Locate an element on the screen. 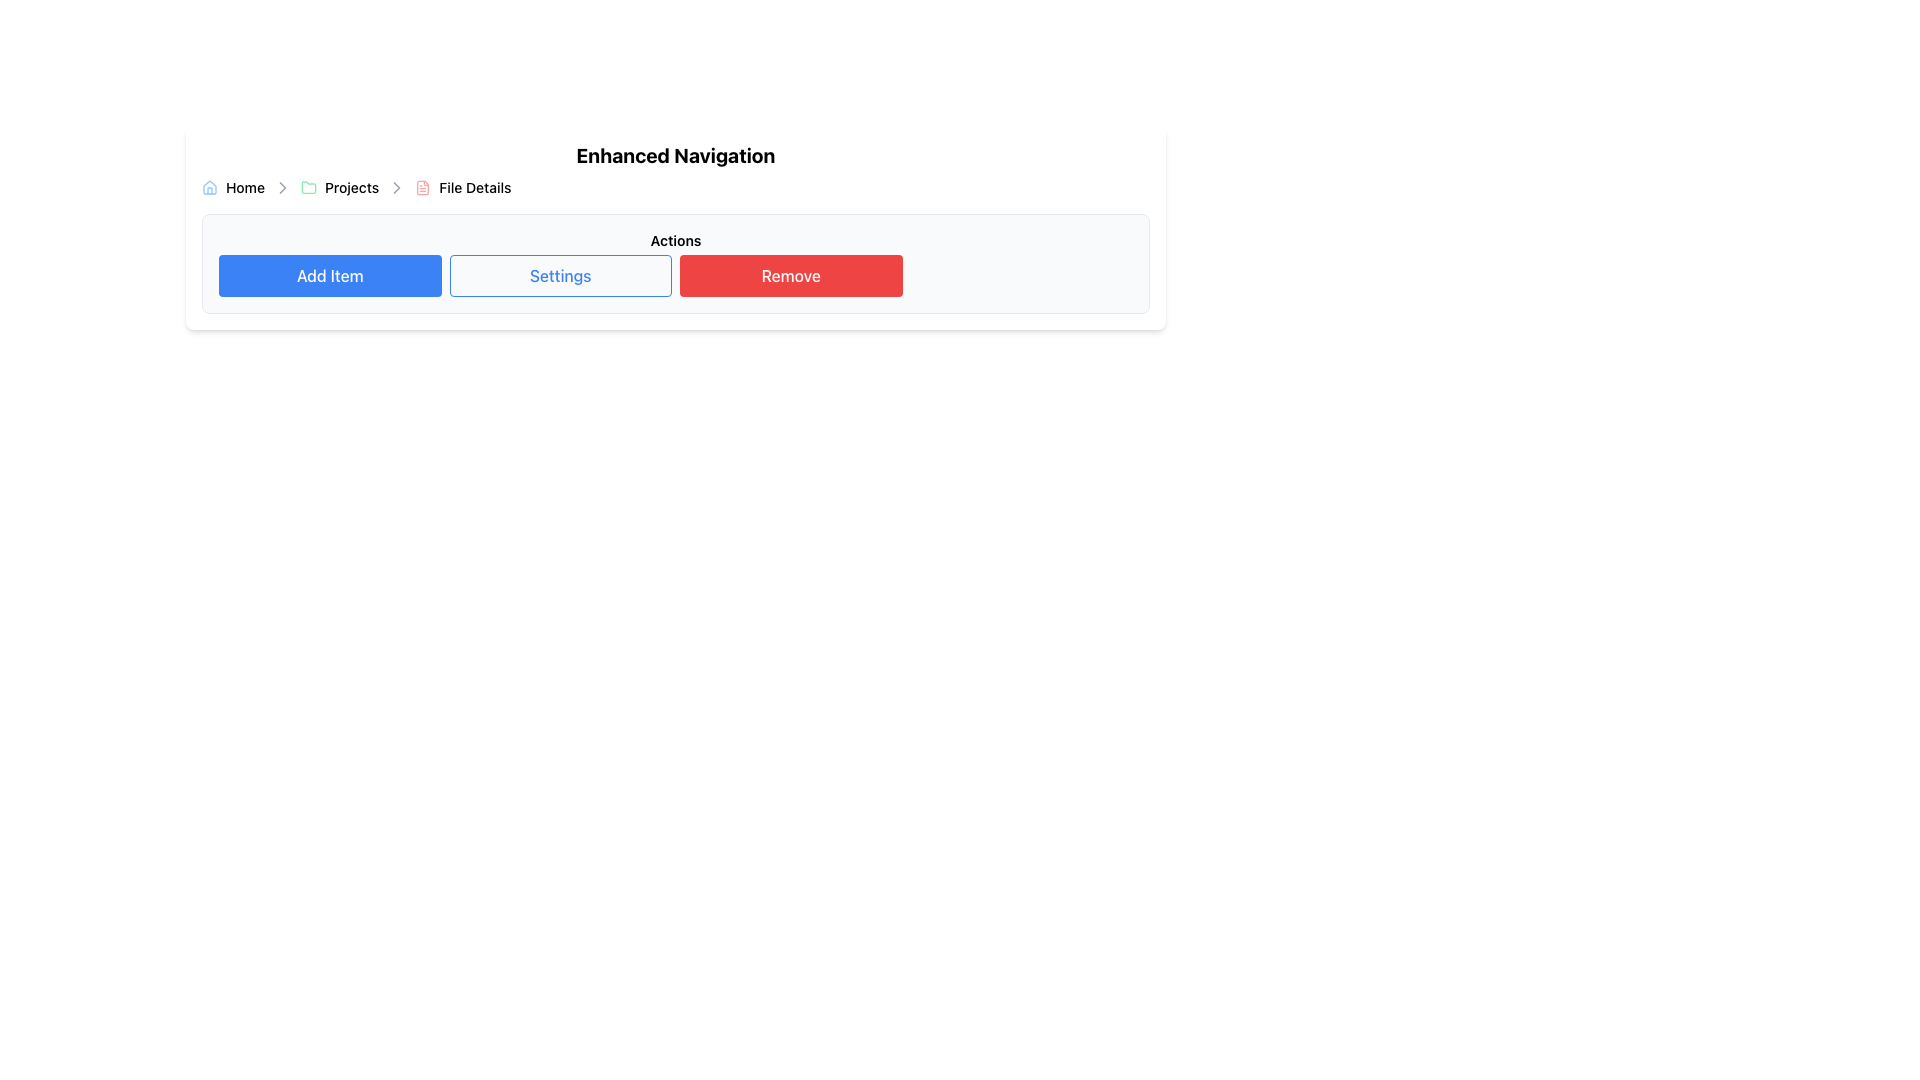  the 'Home' icon in the breadcrumb navigation is located at coordinates (210, 188).